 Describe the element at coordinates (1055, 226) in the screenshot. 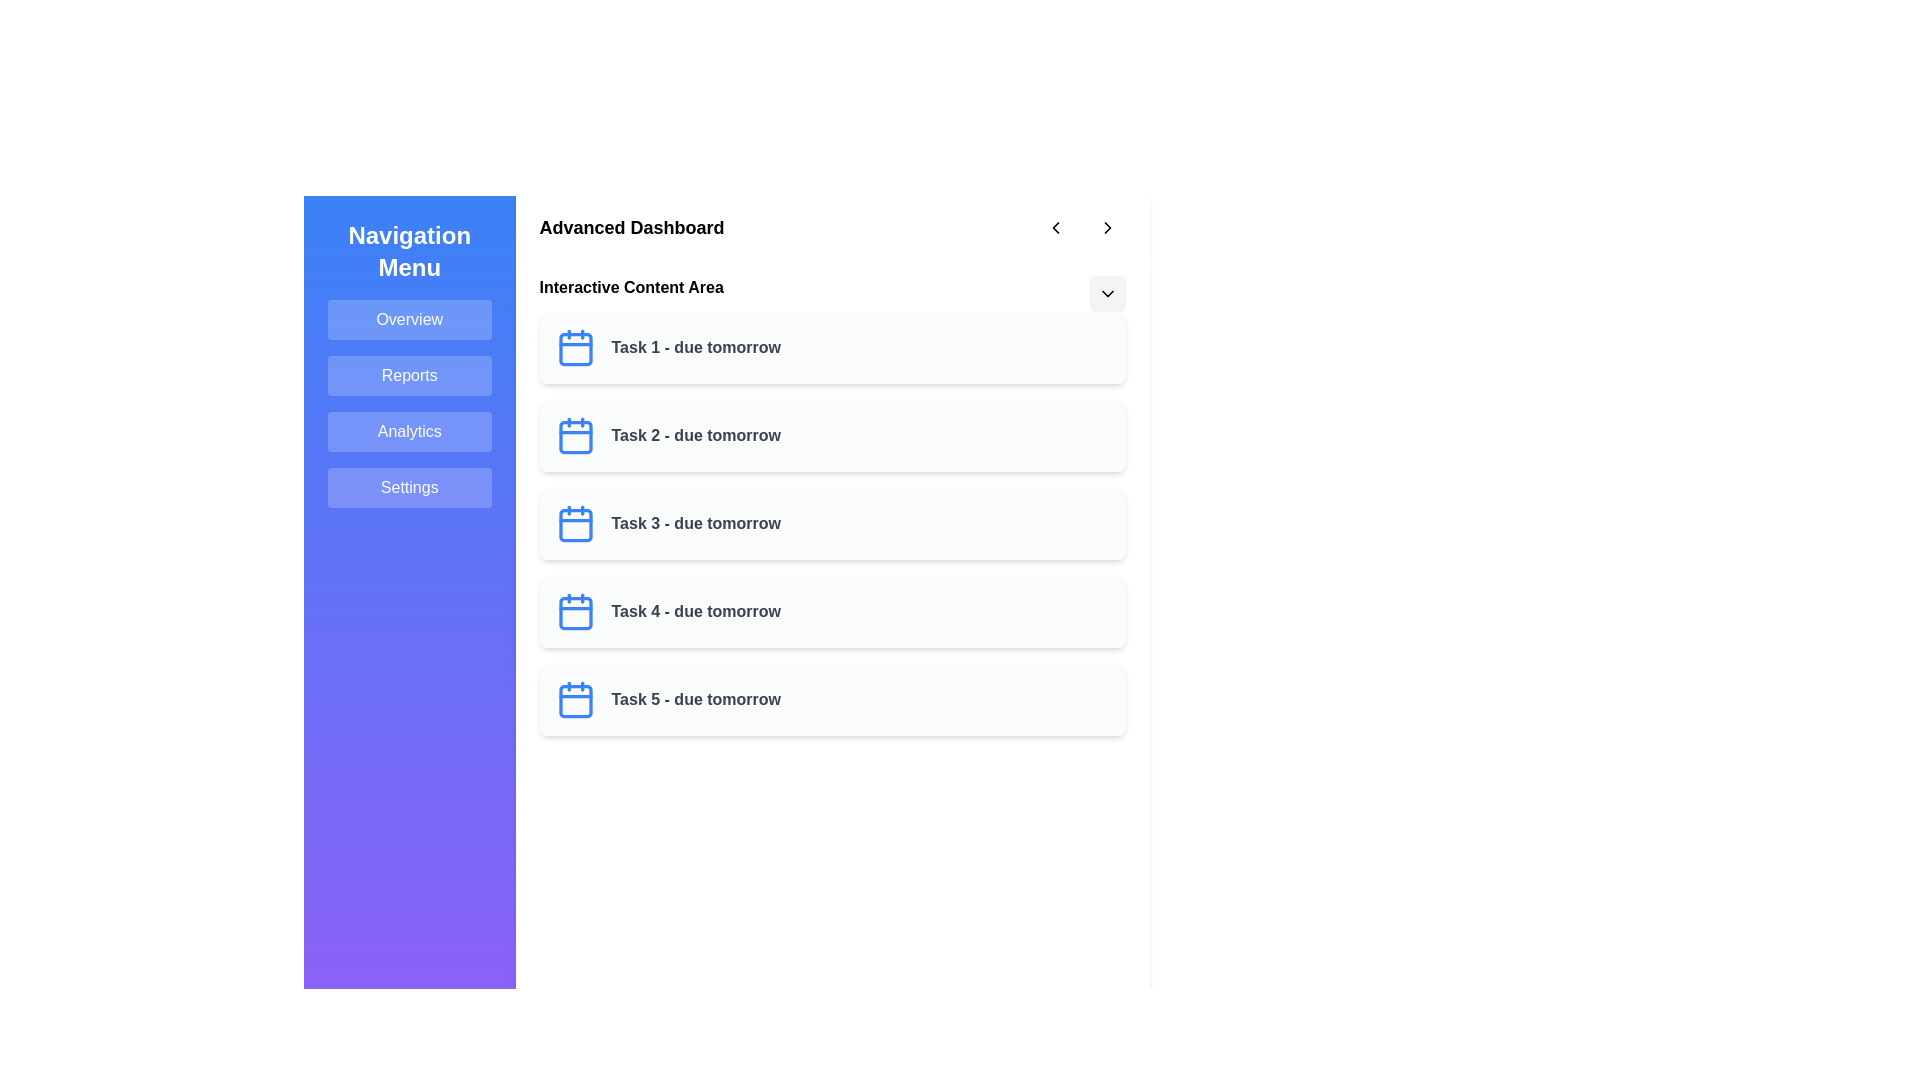

I see `the Chevron navigation icon within the clickable button located at the top-right of the Advanced Dashboard section to change its appearance` at that location.